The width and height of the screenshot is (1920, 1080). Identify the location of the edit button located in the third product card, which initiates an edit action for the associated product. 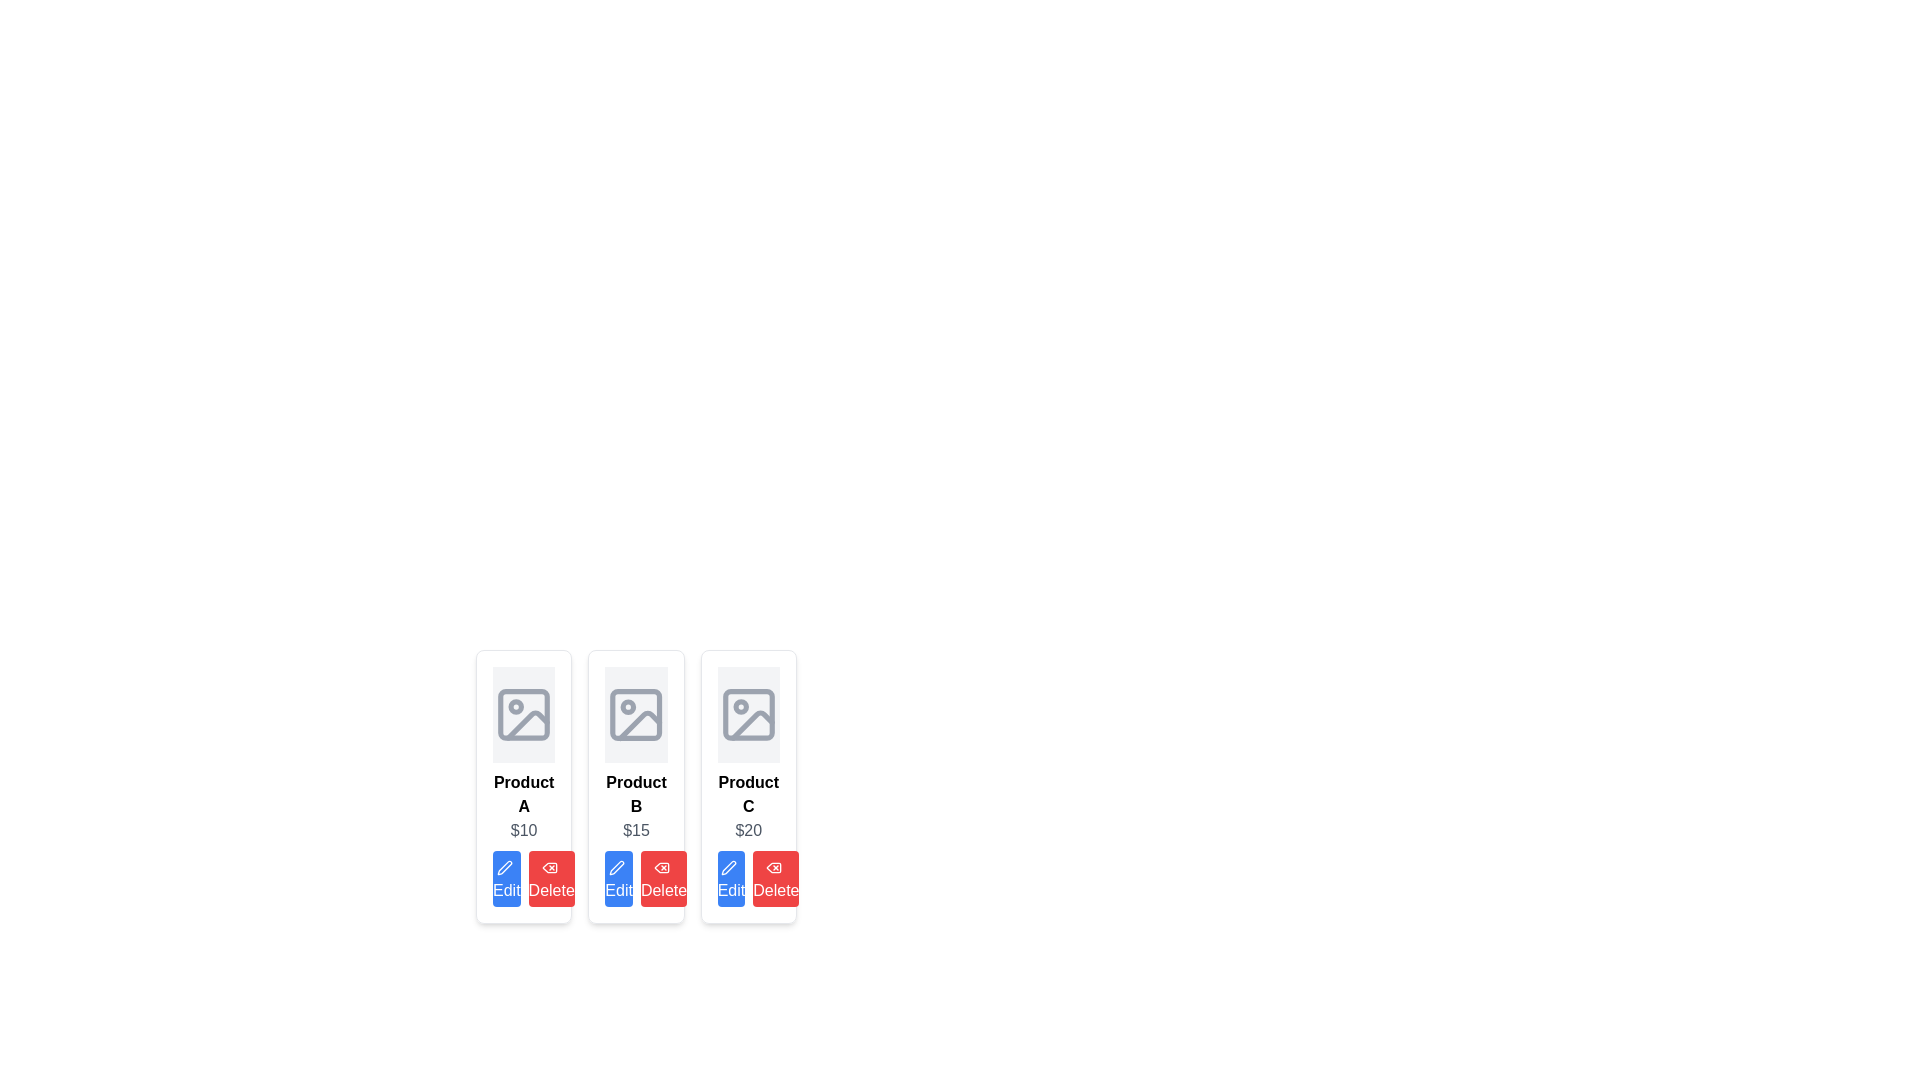
(728, 866).